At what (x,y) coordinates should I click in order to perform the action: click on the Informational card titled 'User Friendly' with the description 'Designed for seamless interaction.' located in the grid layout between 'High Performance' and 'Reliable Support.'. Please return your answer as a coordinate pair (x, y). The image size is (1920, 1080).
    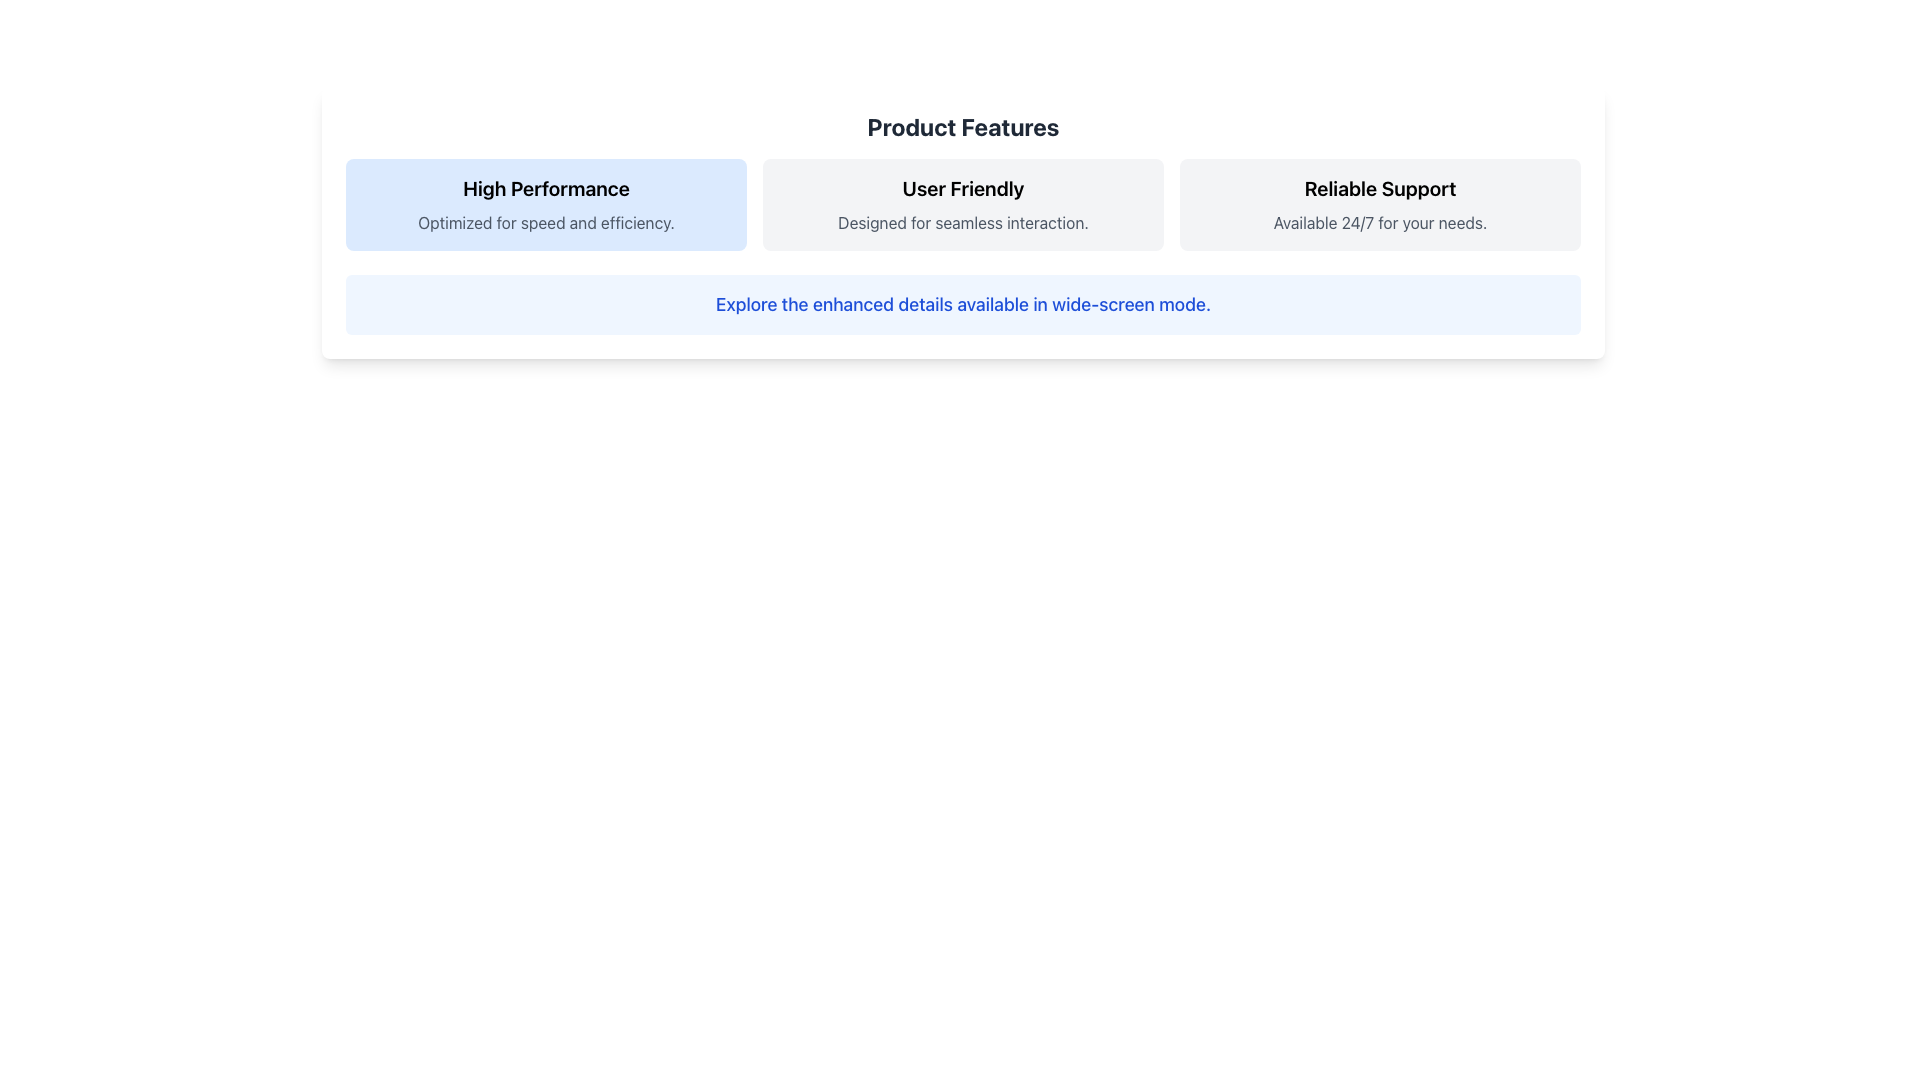
    Looking at the image, I should click on (963, 204).